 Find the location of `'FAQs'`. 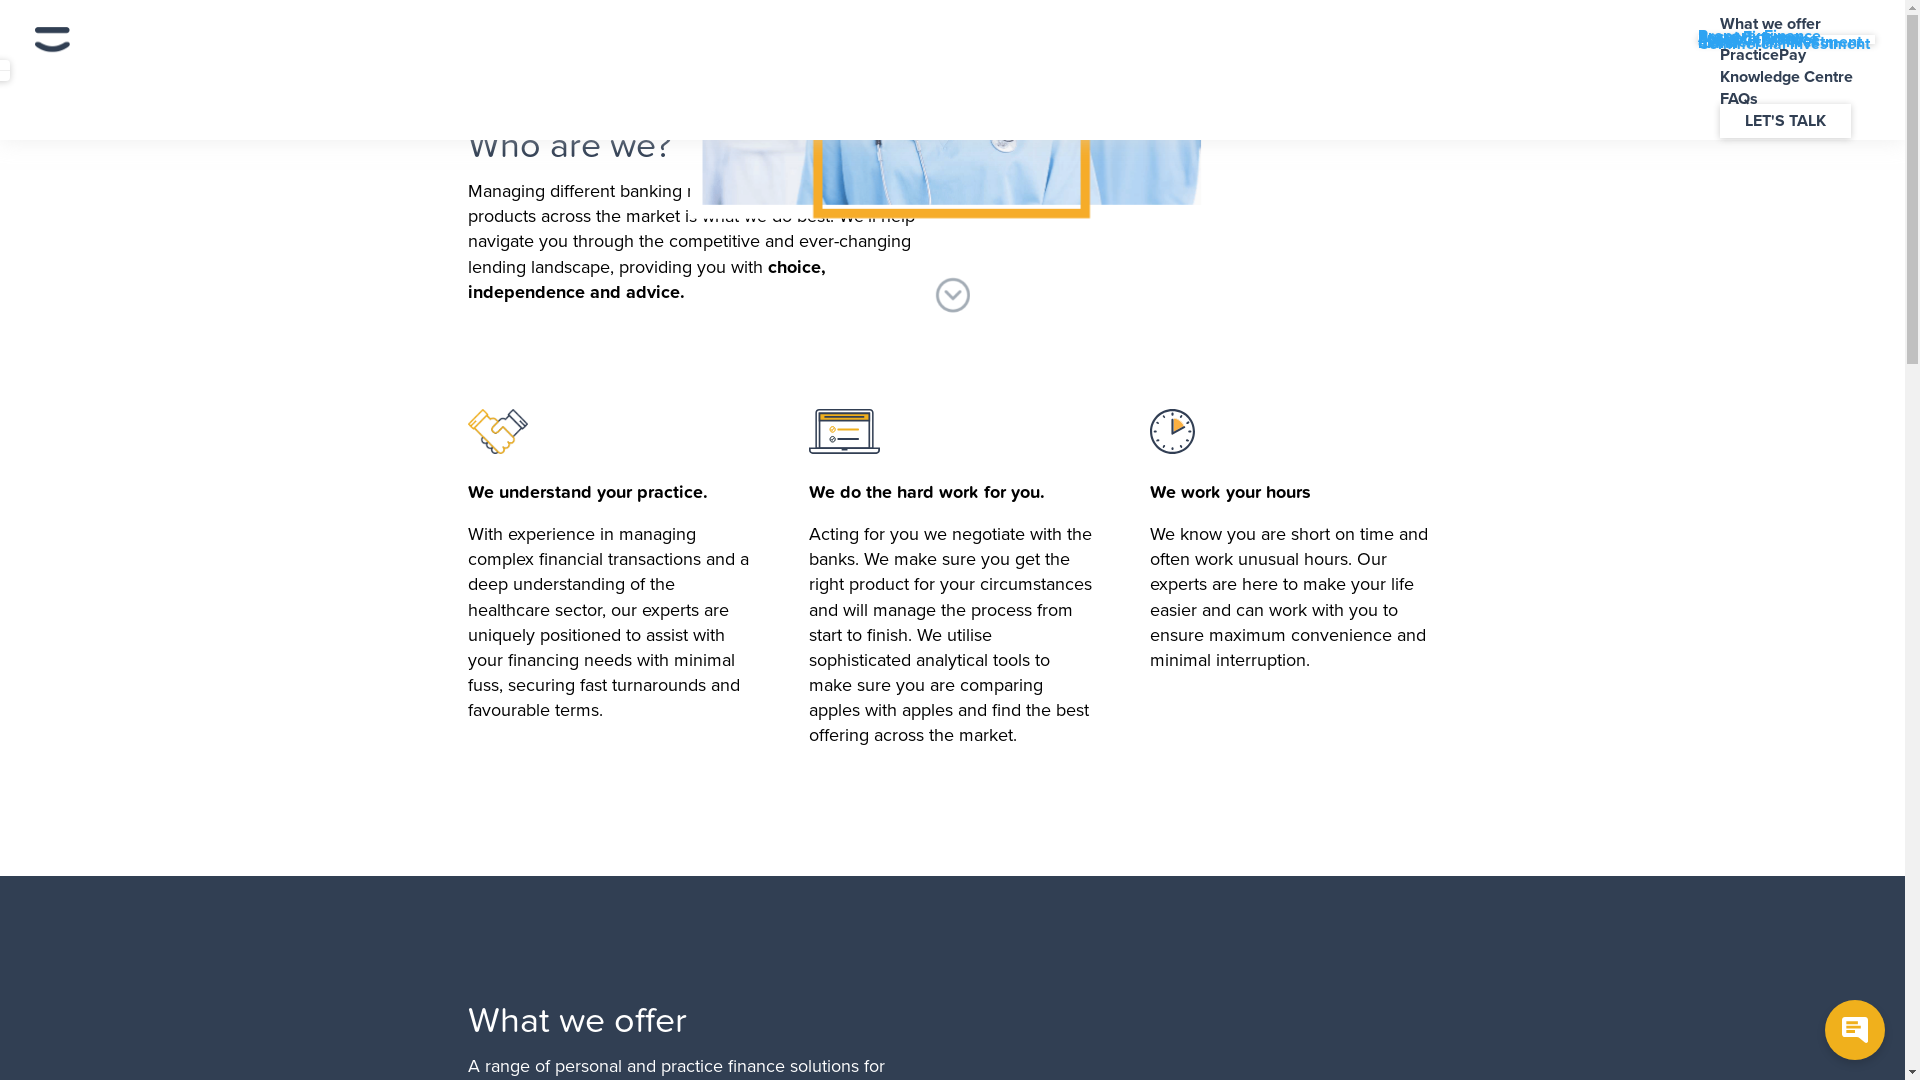

'FAQs' is located at coordinates (1737, 99).